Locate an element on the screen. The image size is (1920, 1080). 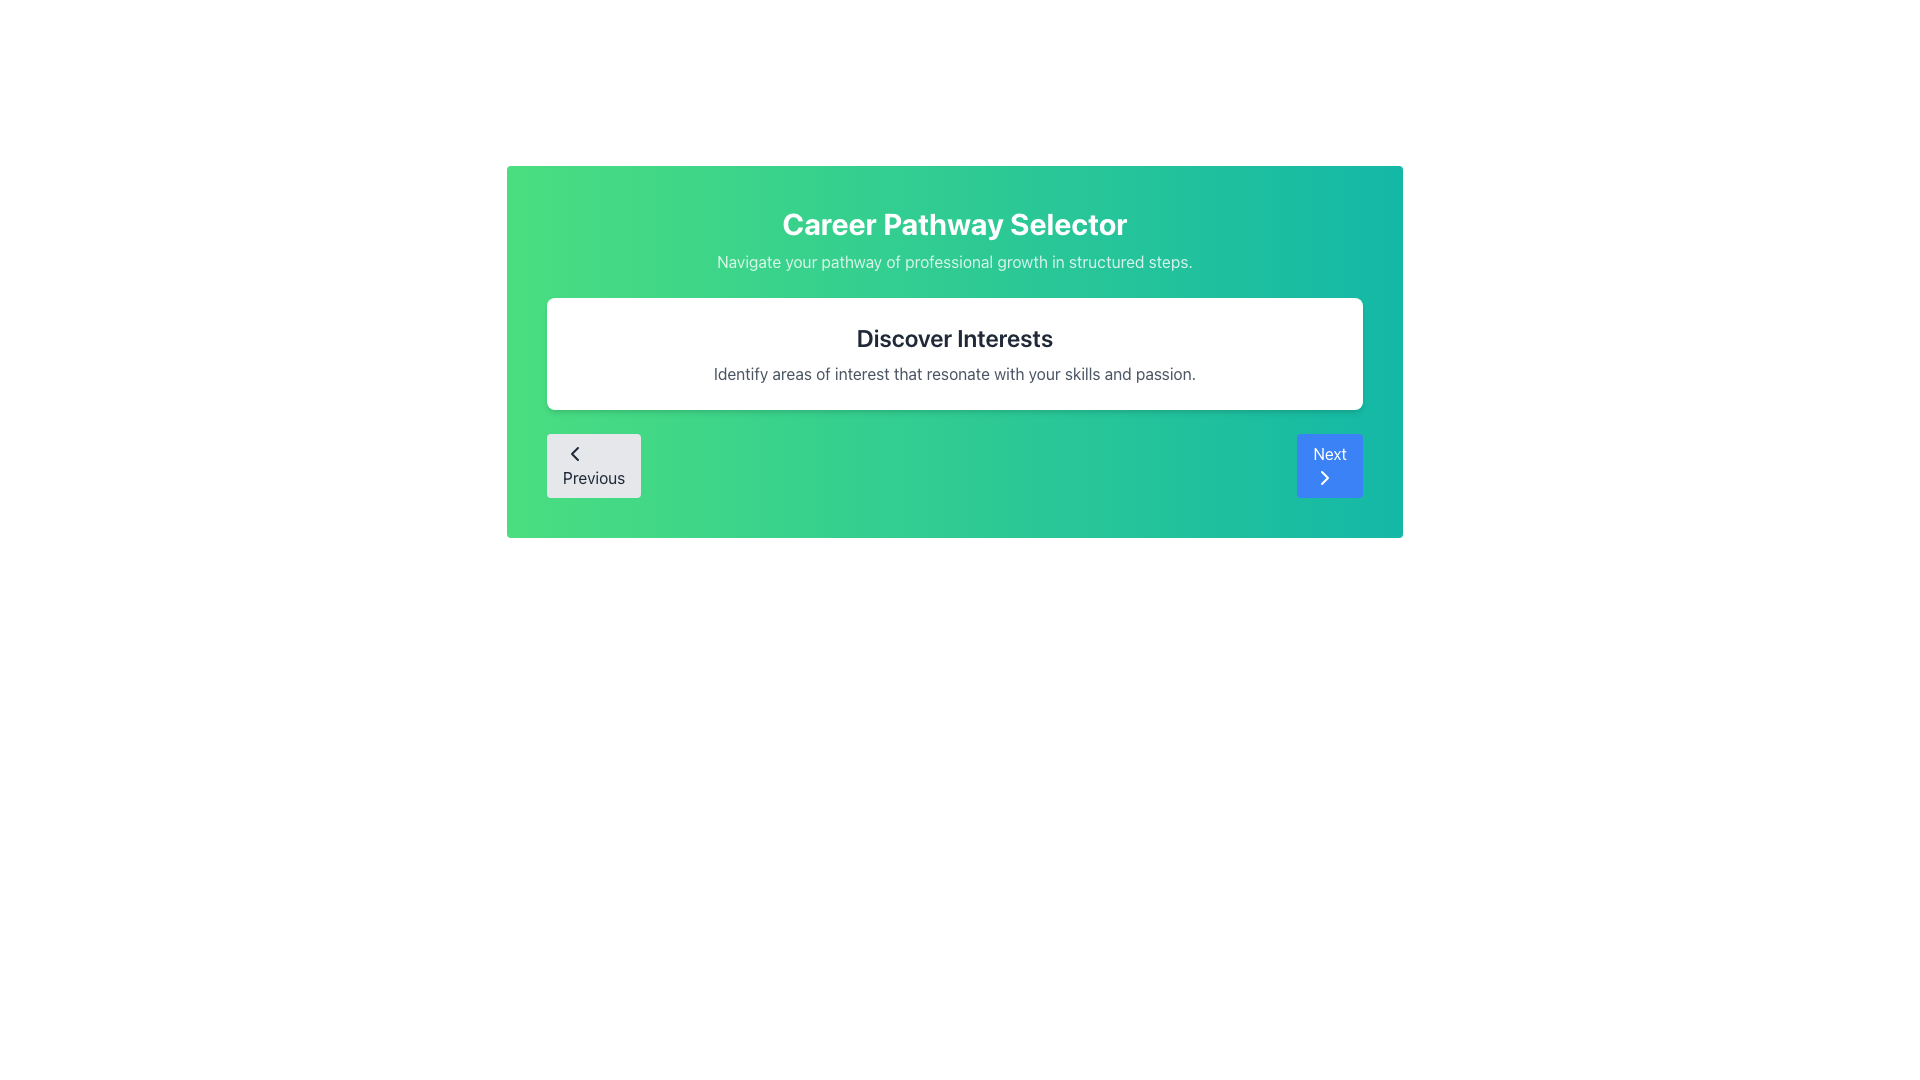
the chevron icon located to the right of the 'Next' button at the bottom-right corner of the main interface is located at coordinates (1325, 478).